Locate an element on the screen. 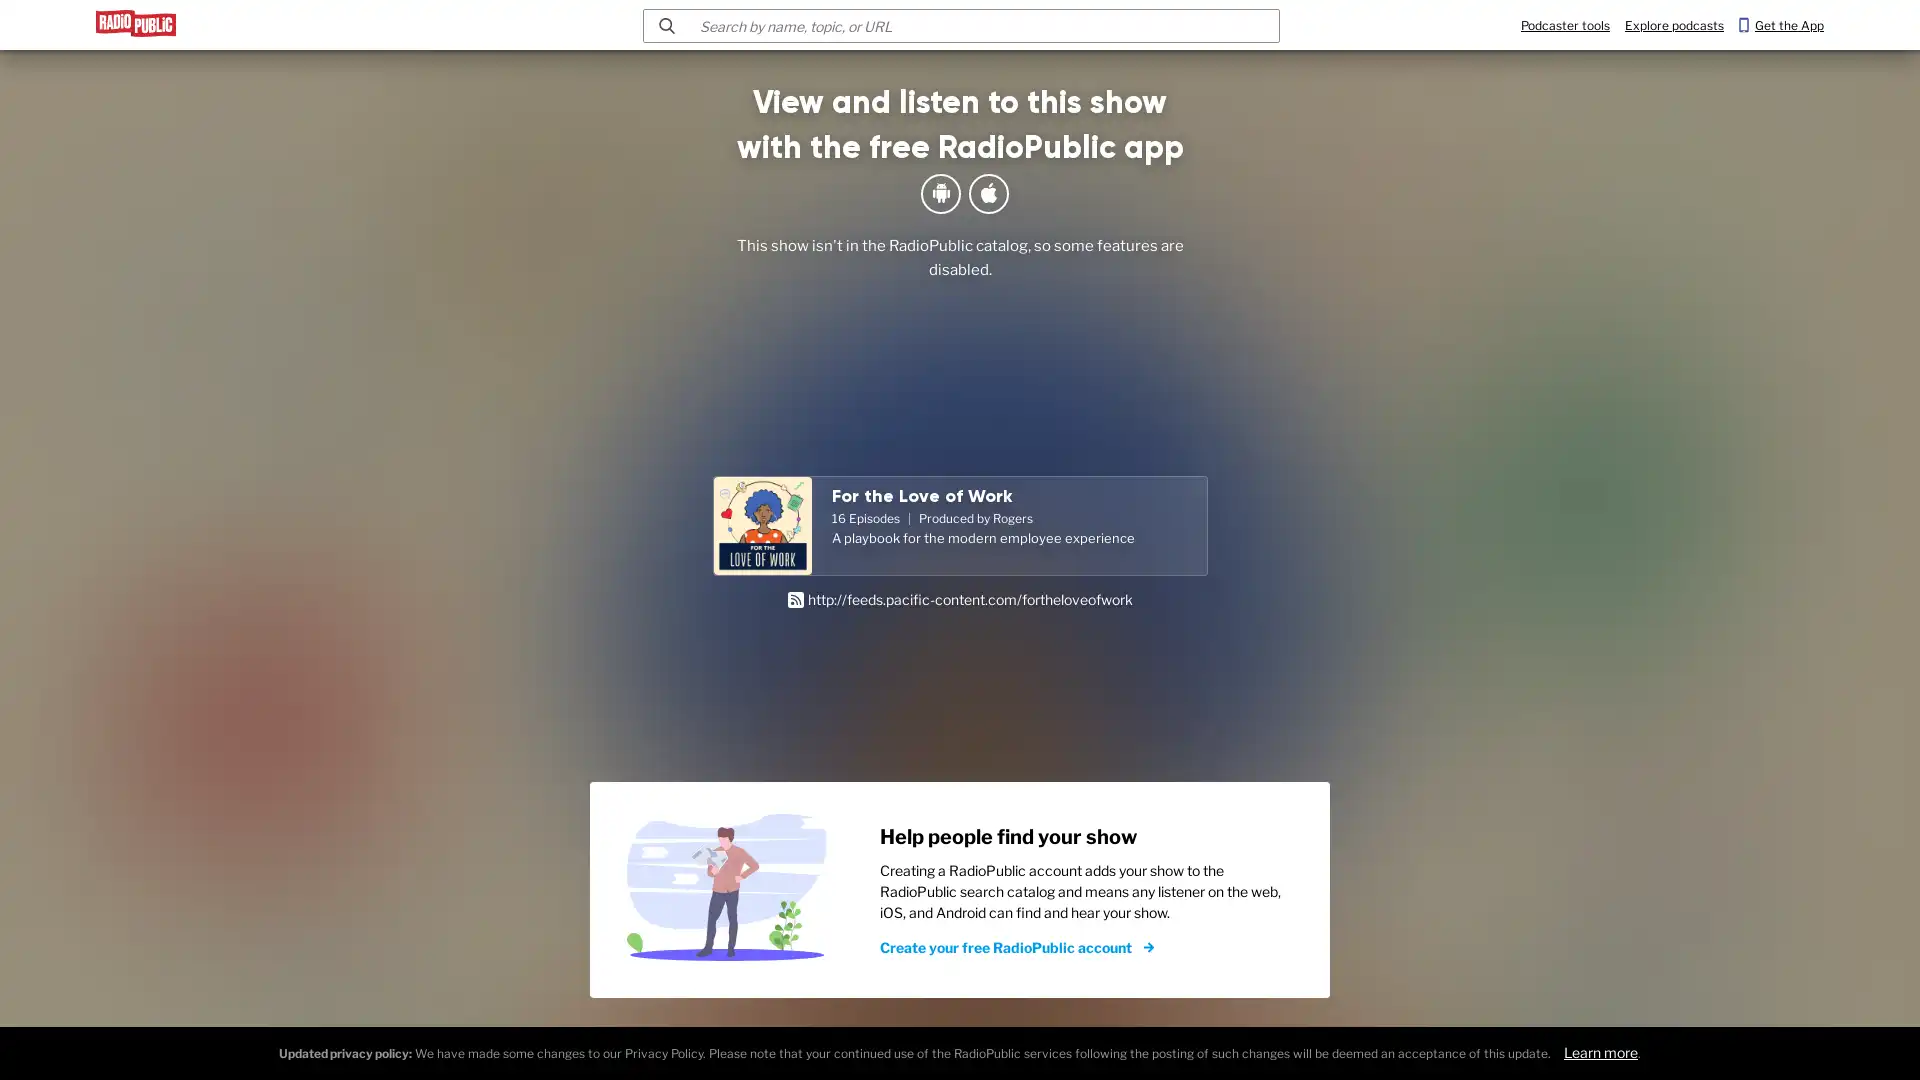  Download RadioPublic for Android is located at coordinates (939, 193).